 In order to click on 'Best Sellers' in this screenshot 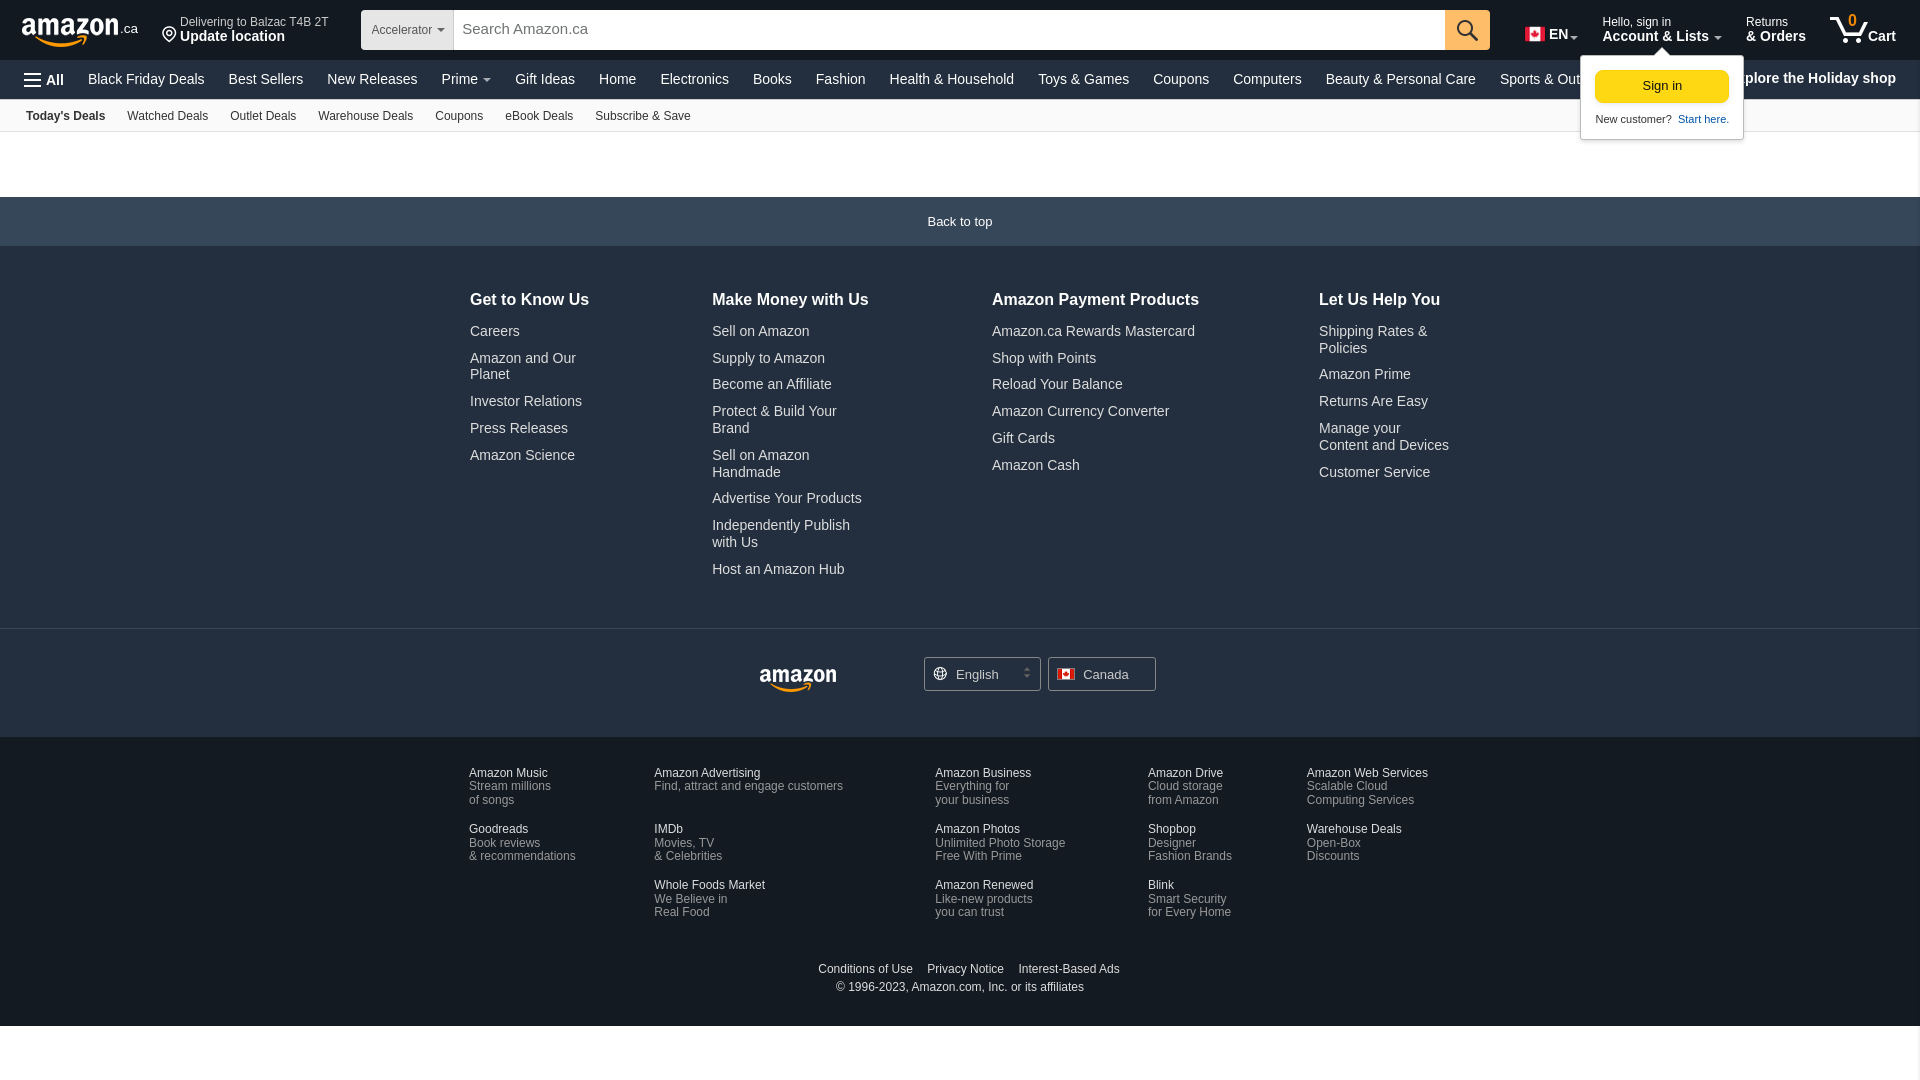, I will do `click(265, 77)`.